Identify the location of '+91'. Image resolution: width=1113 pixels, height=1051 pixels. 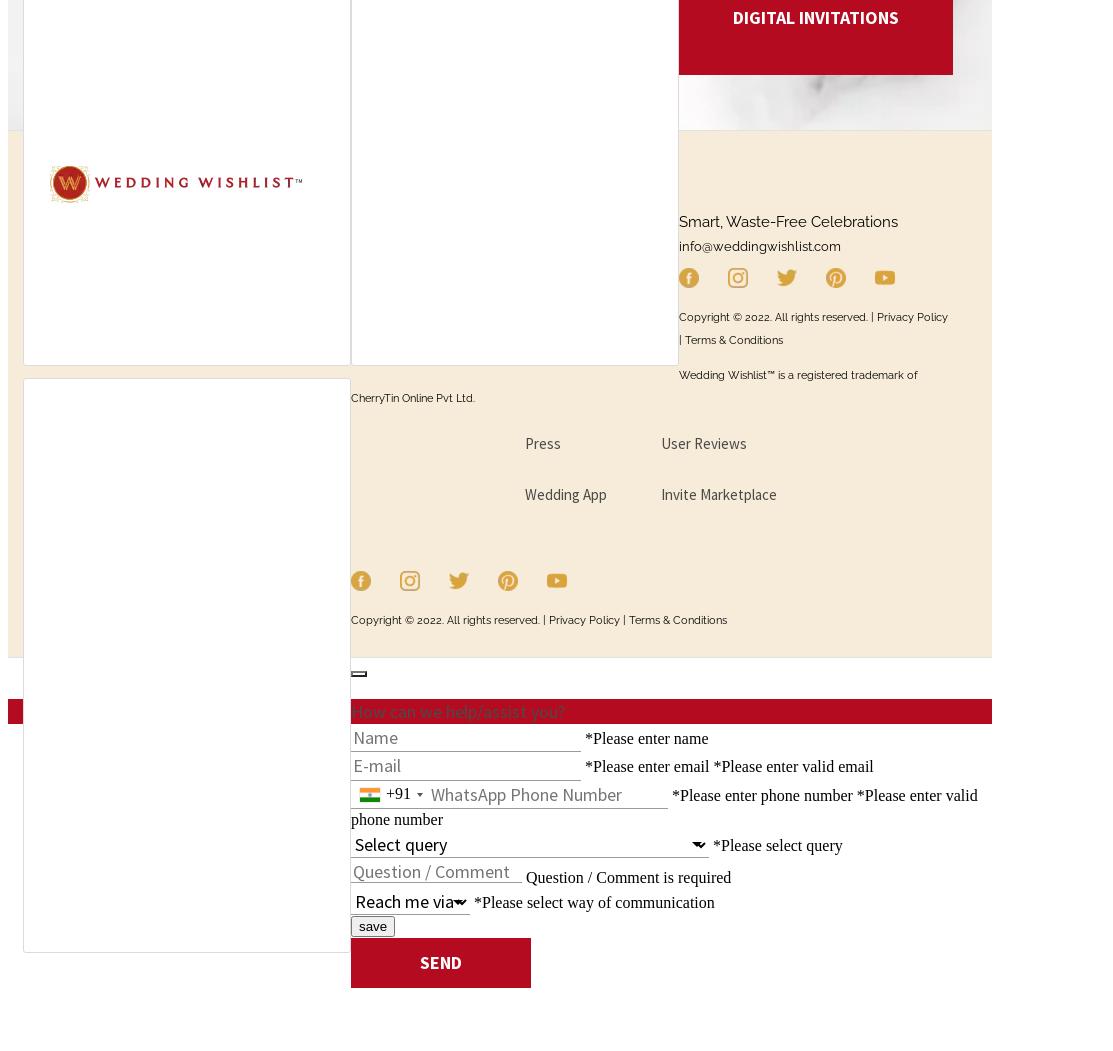
(385, 792).